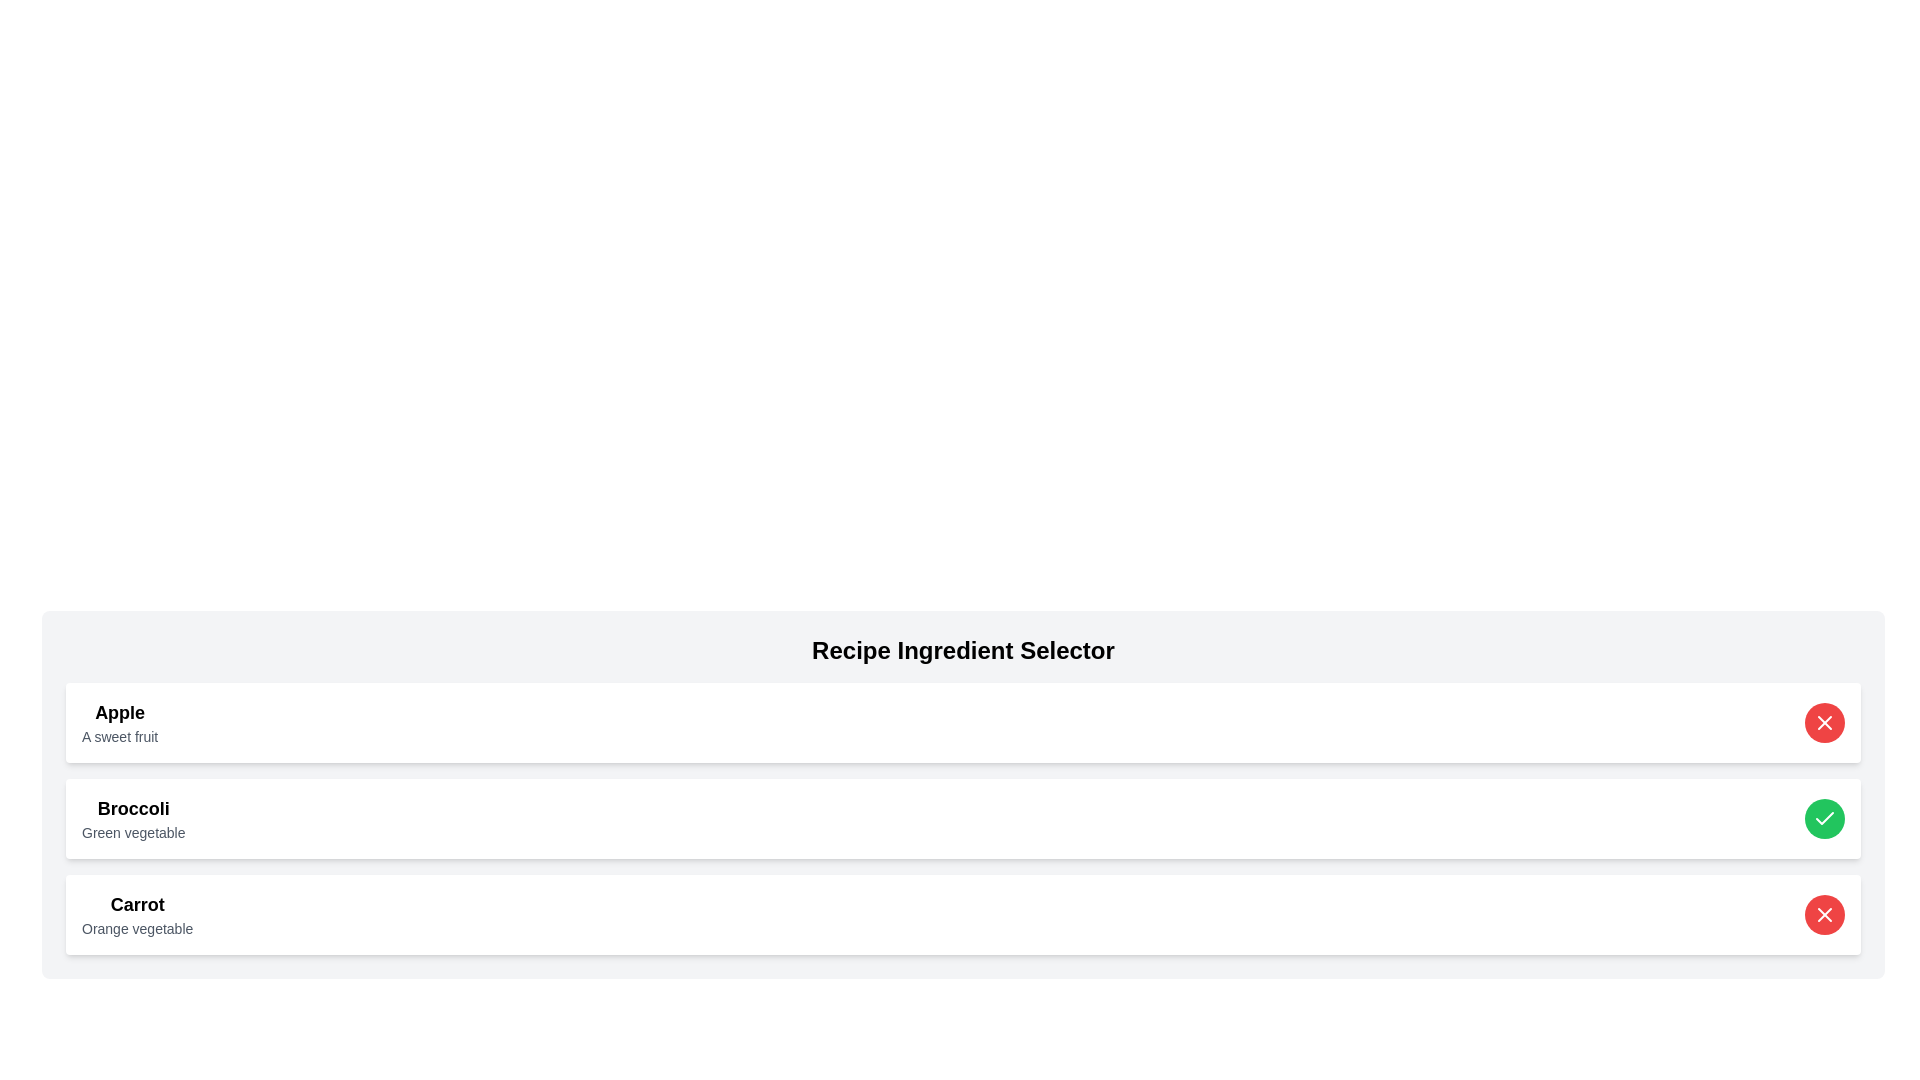 The image size is (1920, 1080). What do you see at coordinates (132, 818) in the screenshot?
I see `text displayed in the Text display element that shows 'Broccoli' and 'Green vegetable', positioned below 'Apple' and above 'Carrot'` at bounding box center [132, 818].